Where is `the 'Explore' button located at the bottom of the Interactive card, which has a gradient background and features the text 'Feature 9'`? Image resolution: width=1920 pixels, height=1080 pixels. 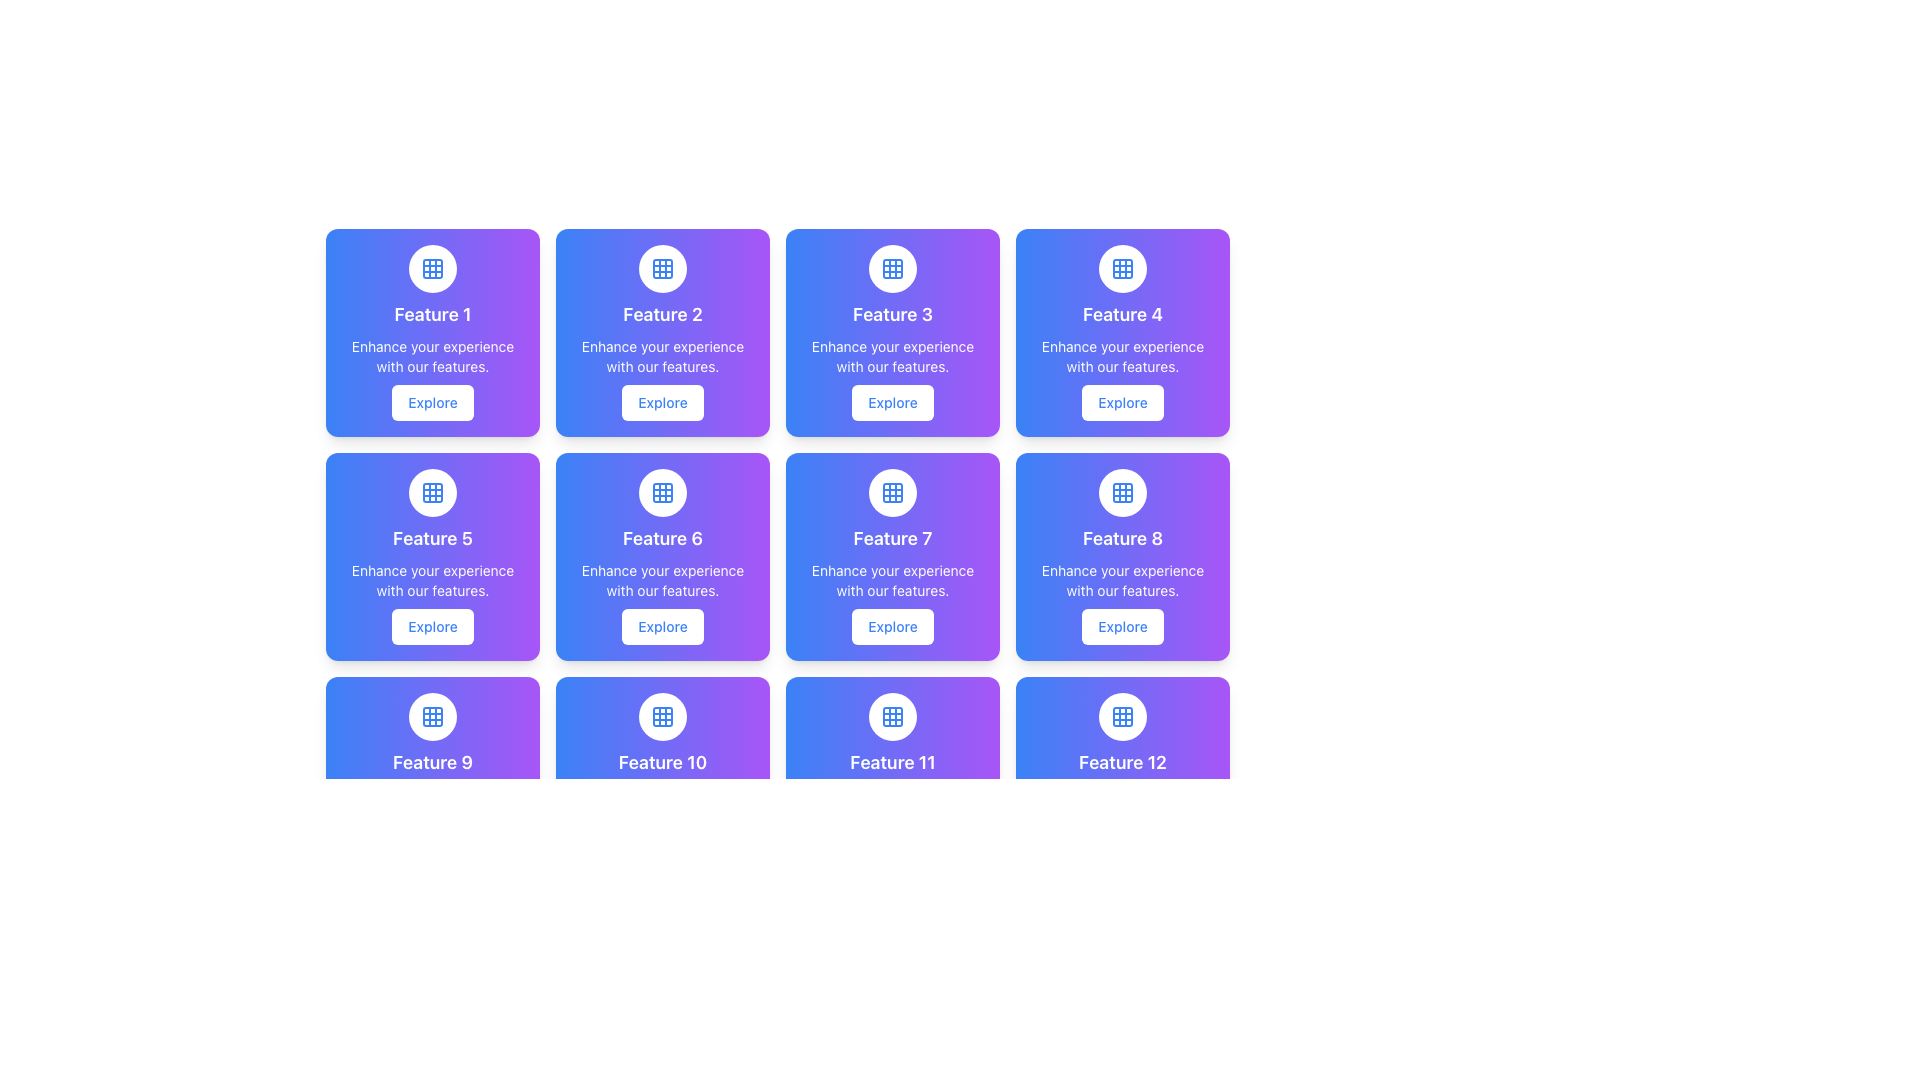
the 'Explore' button located at the bottom of the Interactive card, which has a gradient background and features the text 'Feature 9' is located at coordinates (431, 779).